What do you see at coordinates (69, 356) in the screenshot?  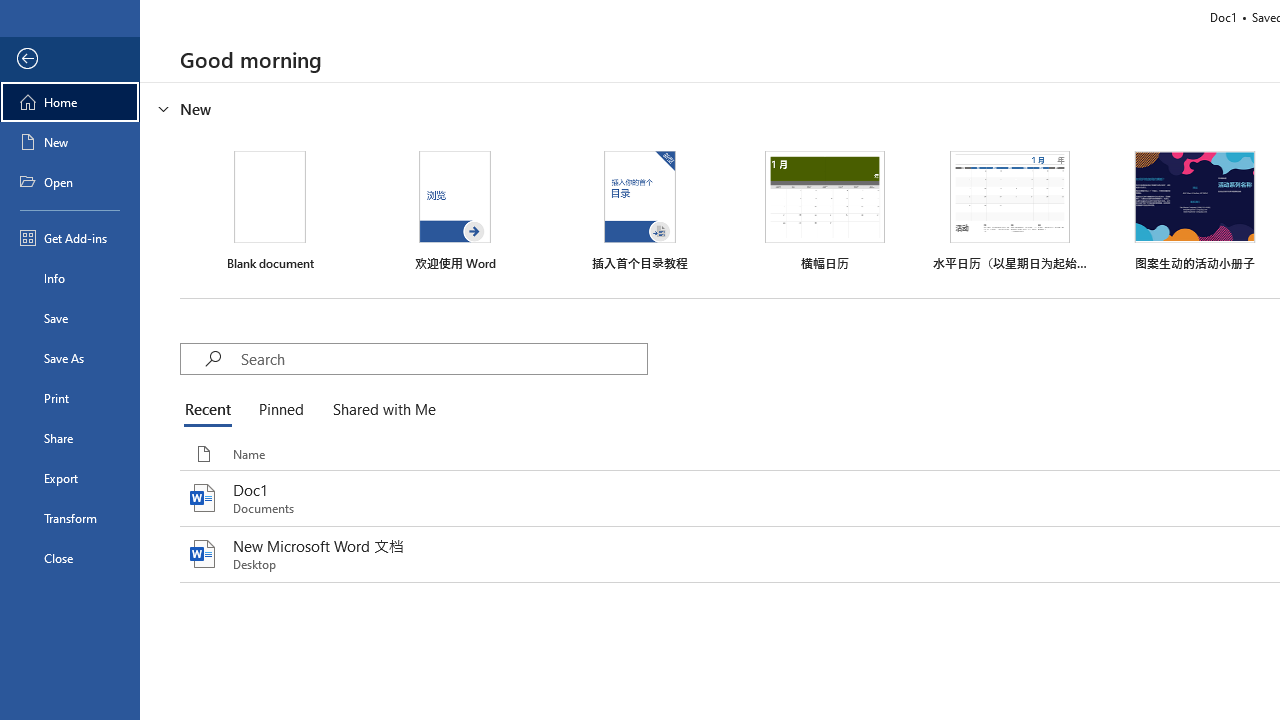 I see `'Save As'` at bounding box center [69, 356].